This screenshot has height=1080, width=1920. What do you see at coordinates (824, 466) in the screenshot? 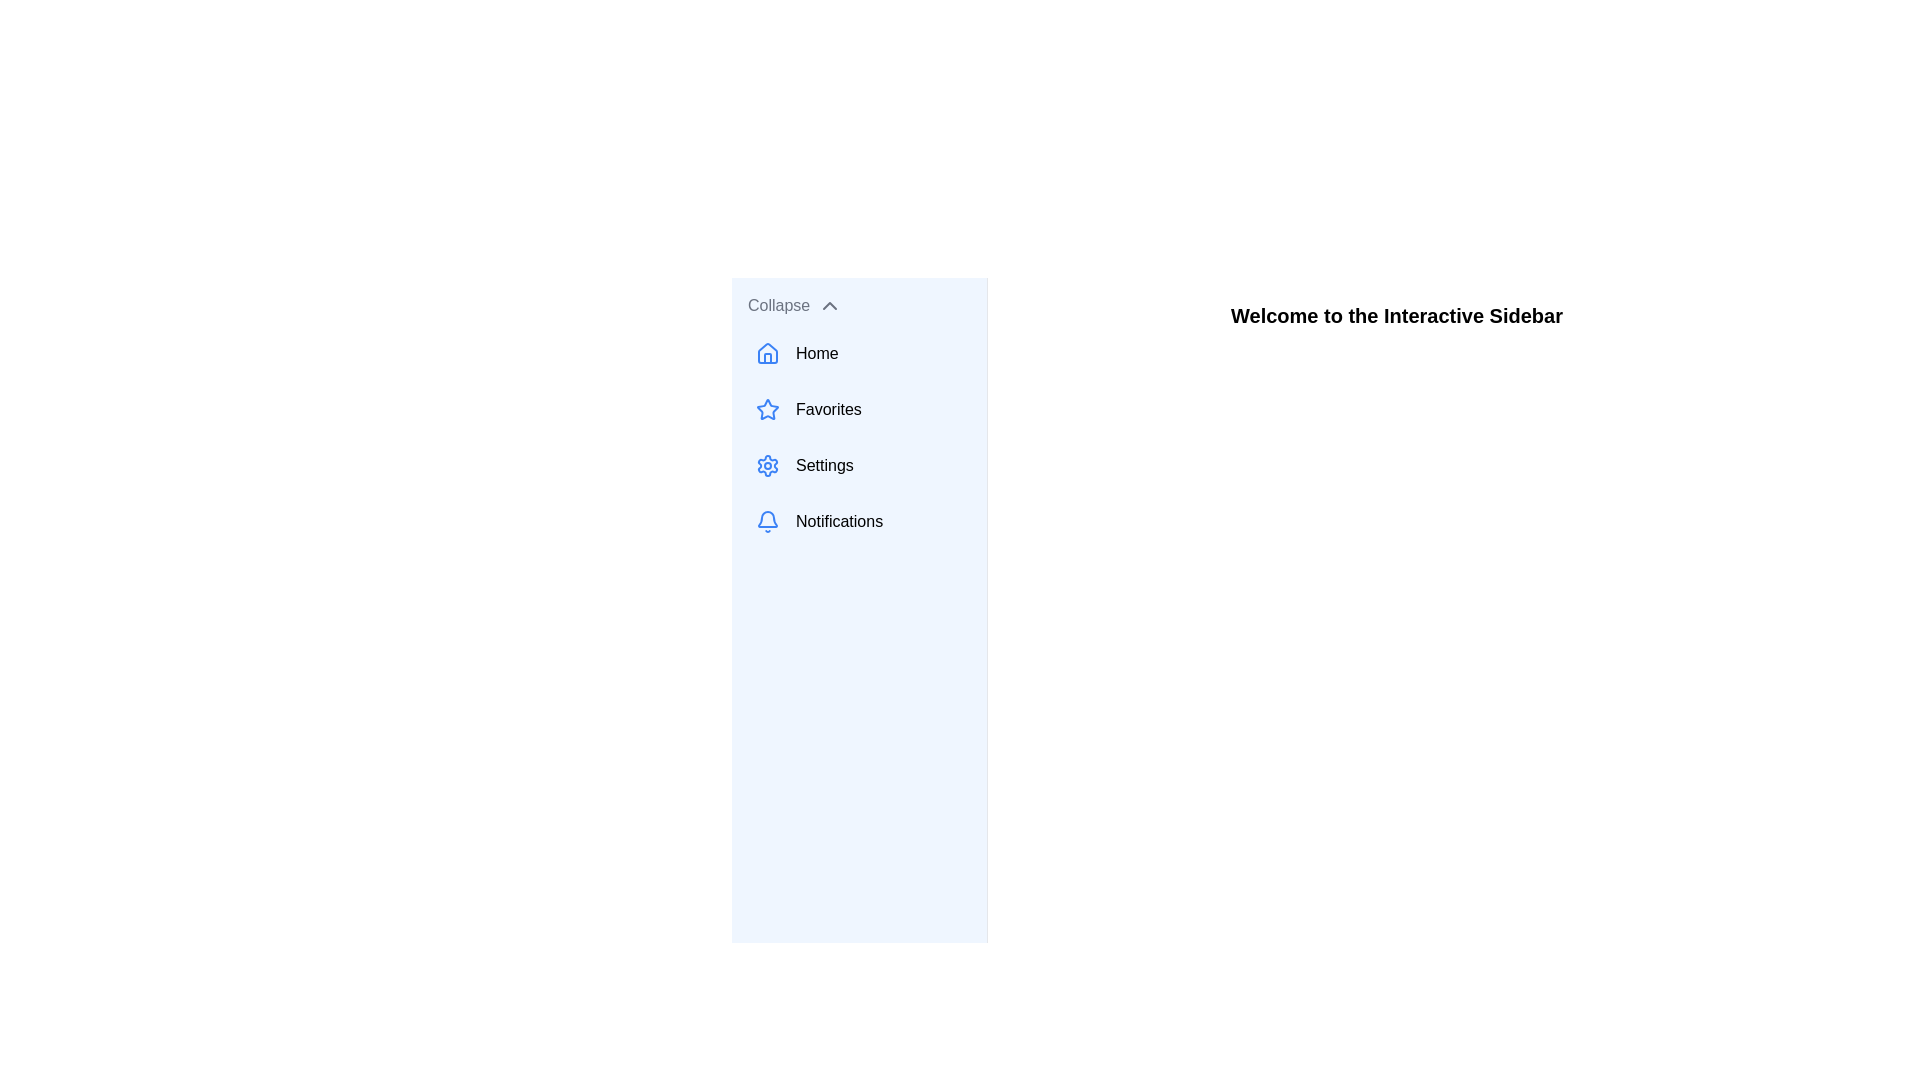
I see `the 'Settings' text label in the sidebar menu` at bounding box center [824, 466].